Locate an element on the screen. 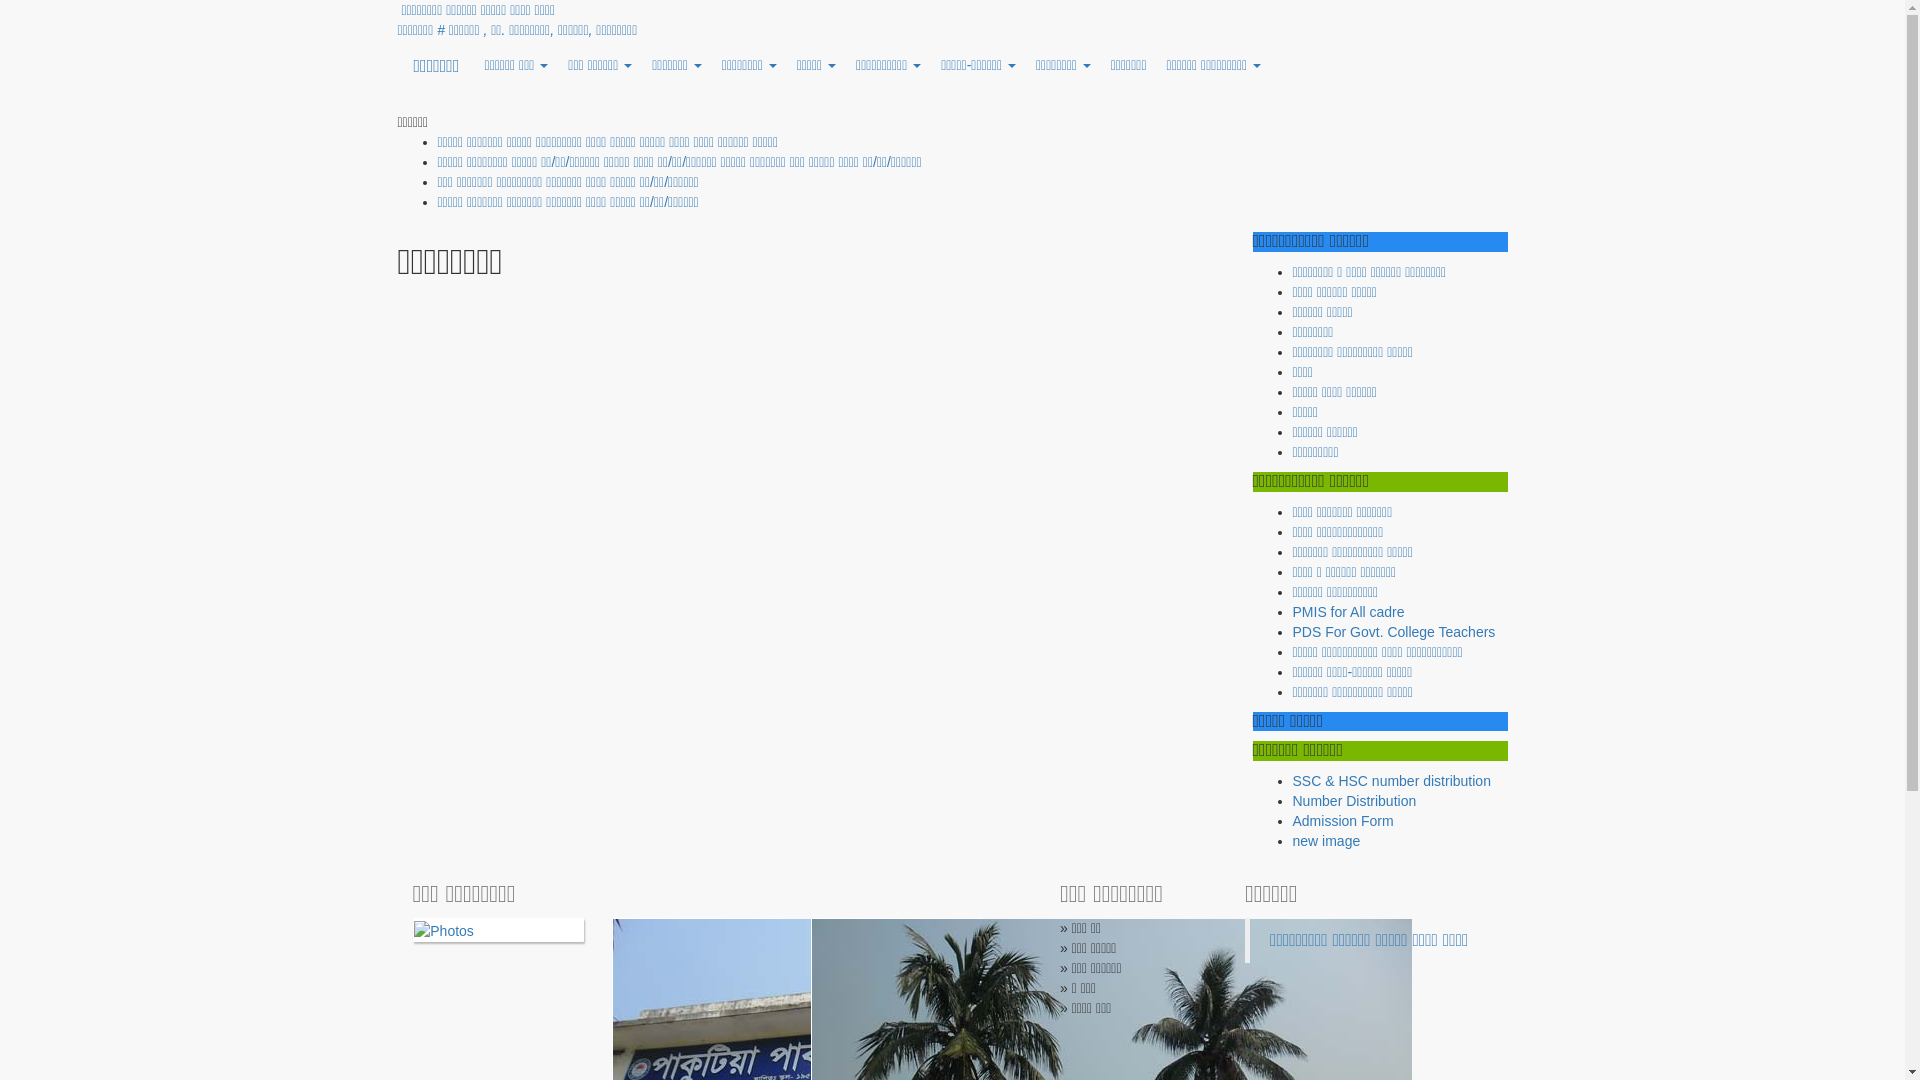  'SSC & HSC number distribution' is located at coordinates (1390, 779).